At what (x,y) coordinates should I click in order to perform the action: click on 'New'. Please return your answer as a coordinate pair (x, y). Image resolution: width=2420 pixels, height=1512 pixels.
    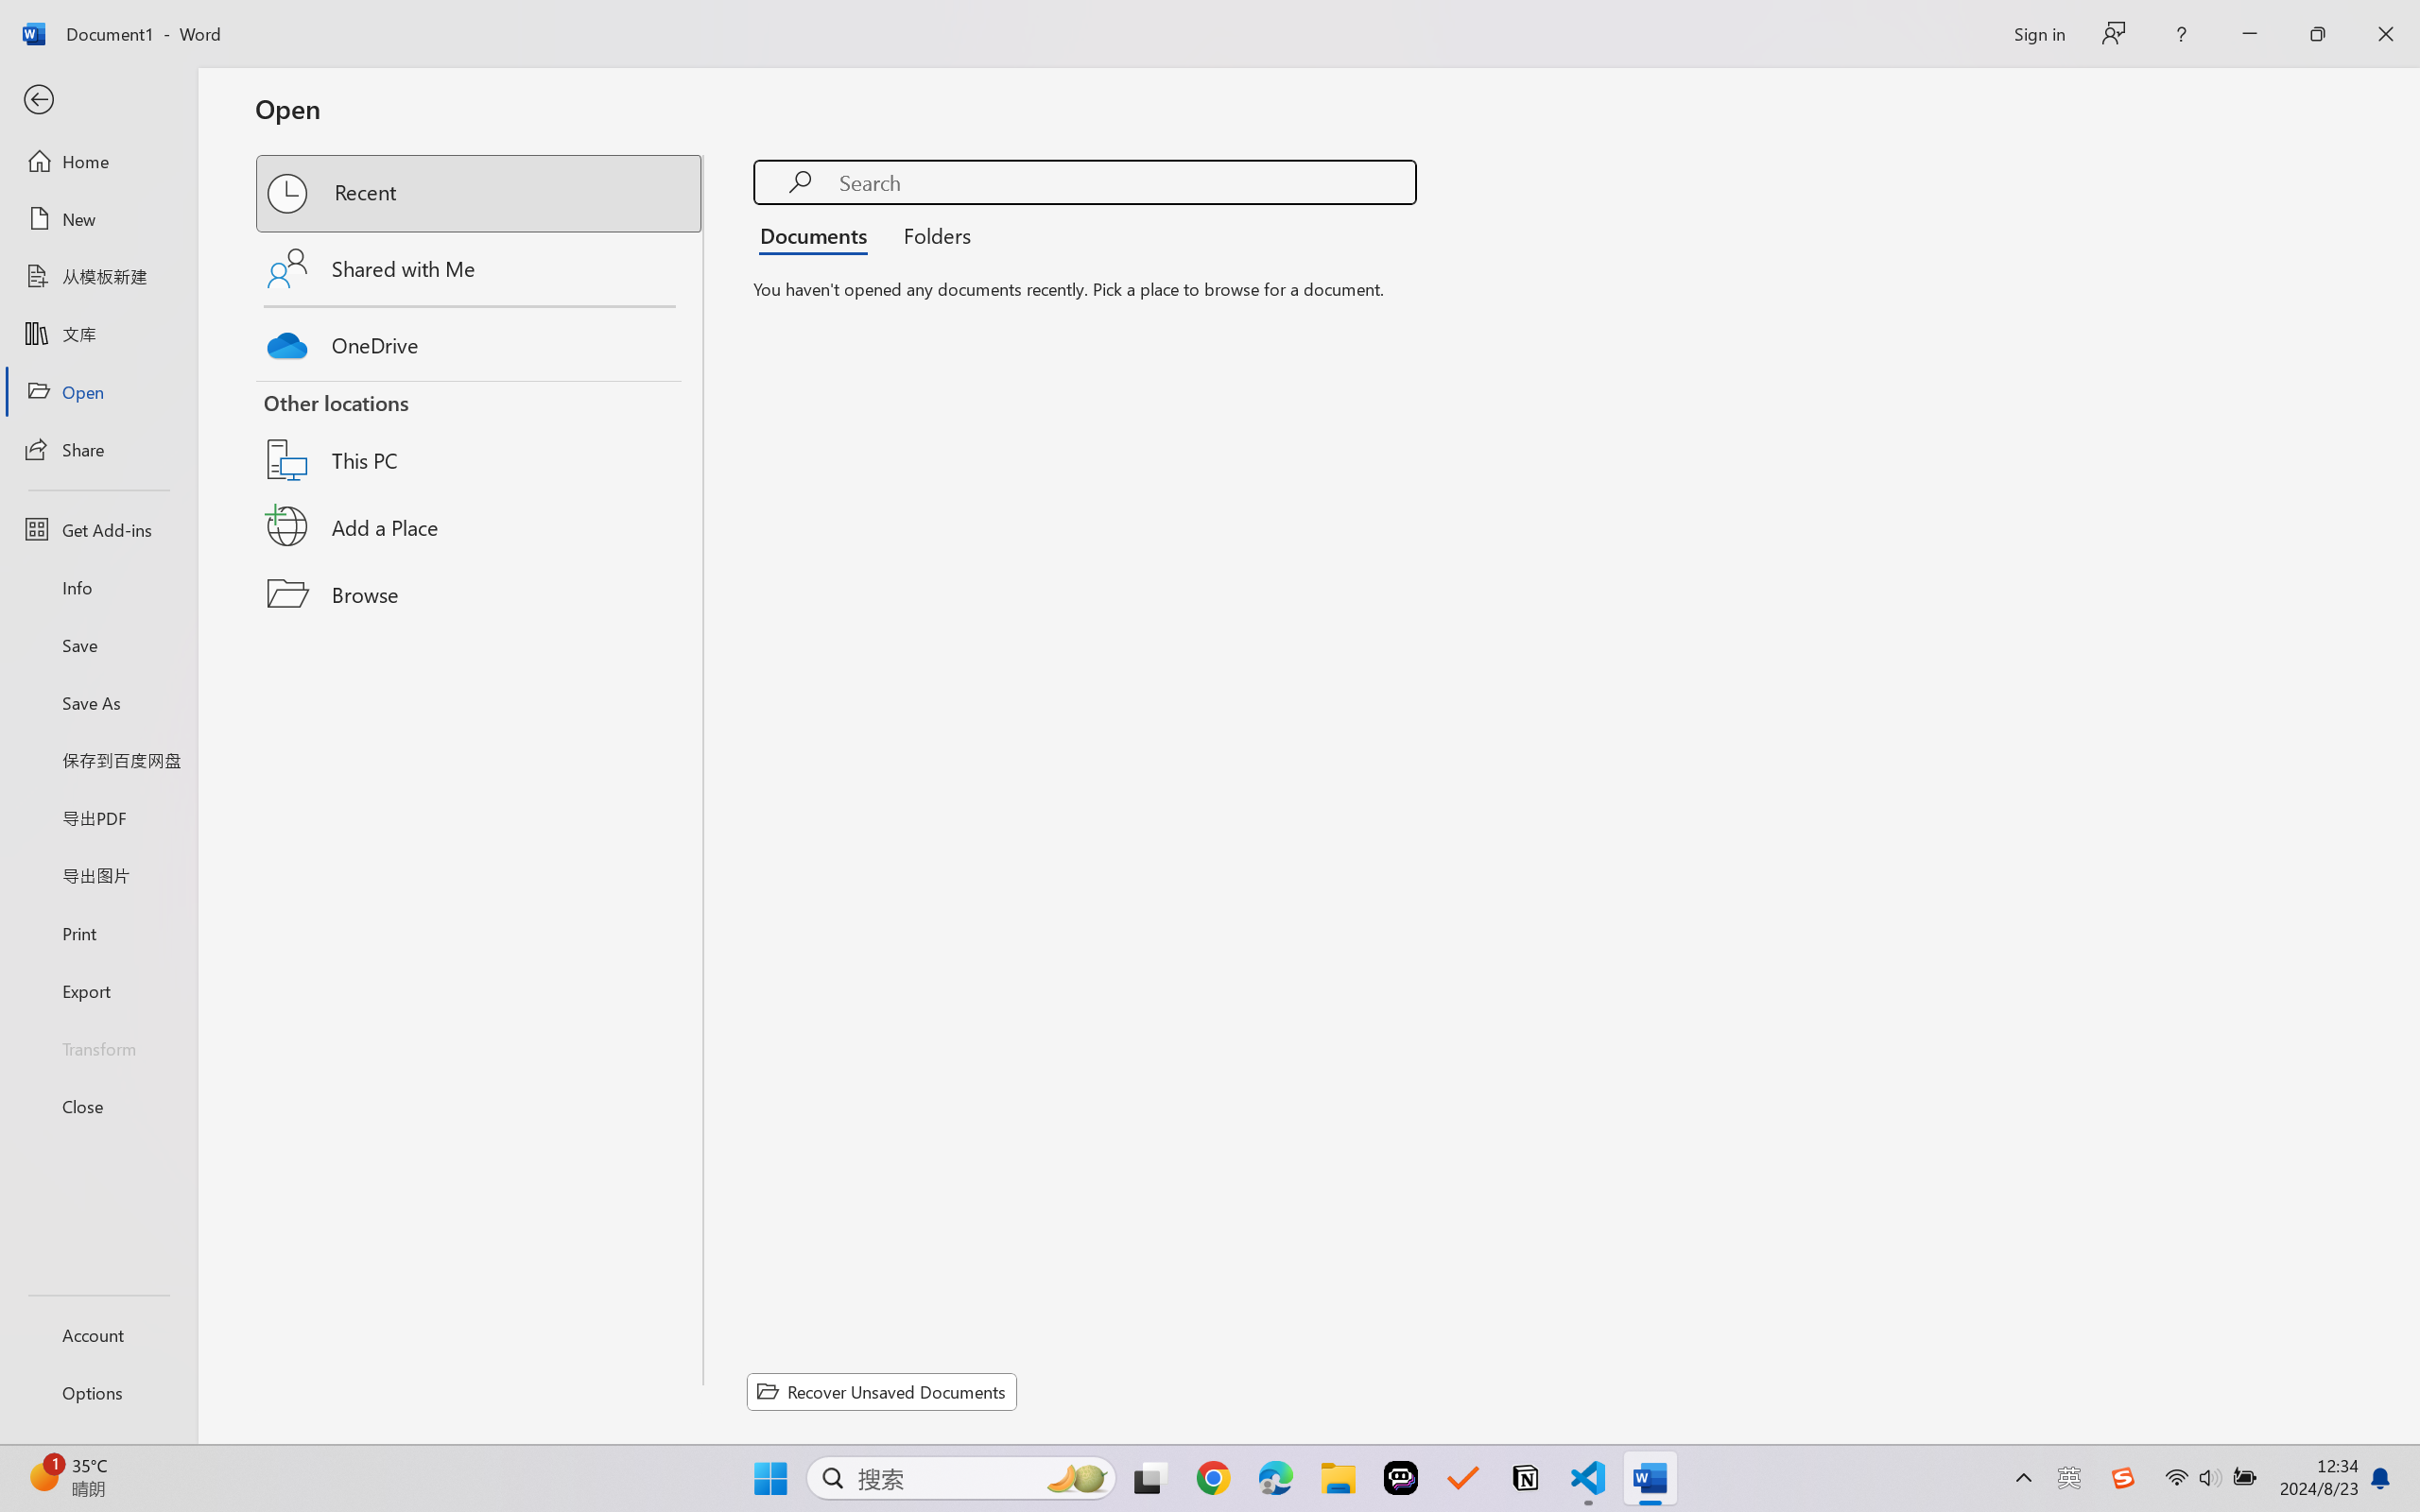
    Looking at the image, I should click on (97, 217).